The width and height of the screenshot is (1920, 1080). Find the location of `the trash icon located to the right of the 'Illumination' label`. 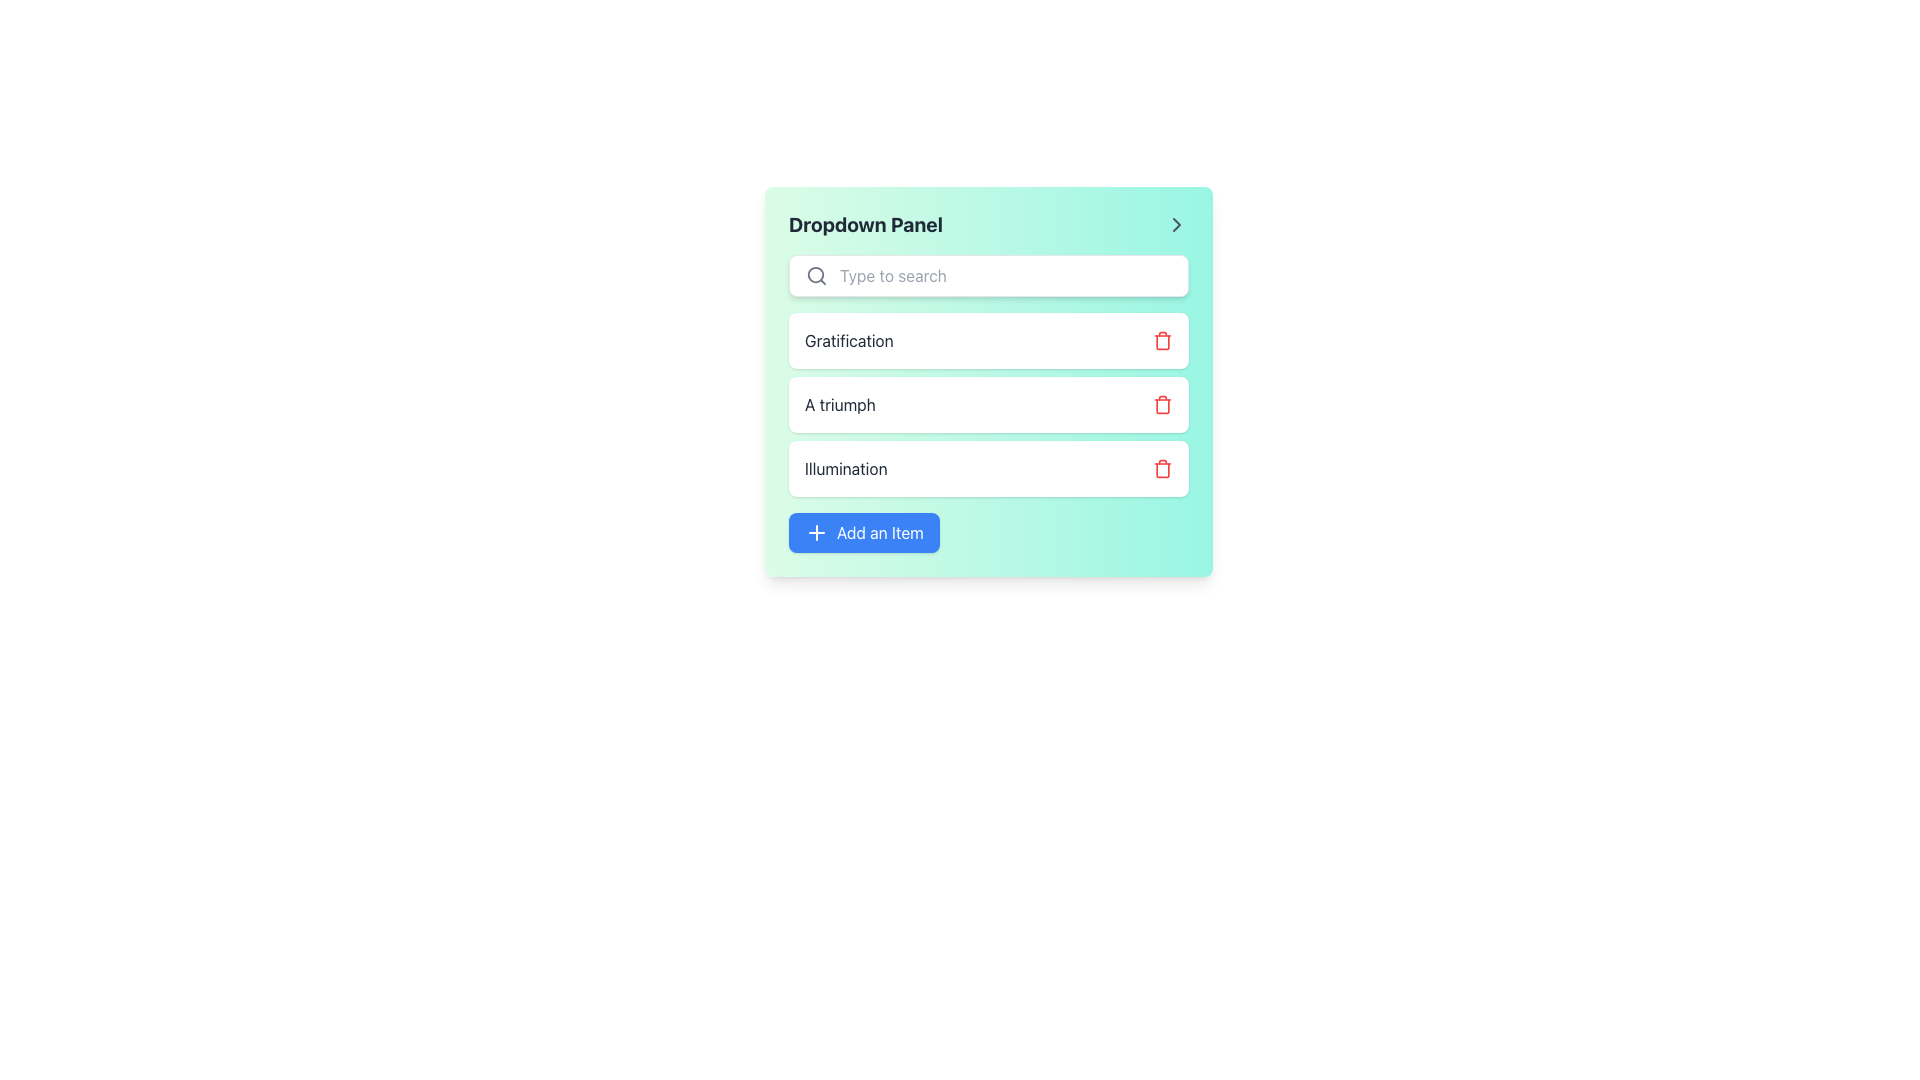

the trash icon located to the right of the 'Illumination' label is located at coordinates (1162, 469).